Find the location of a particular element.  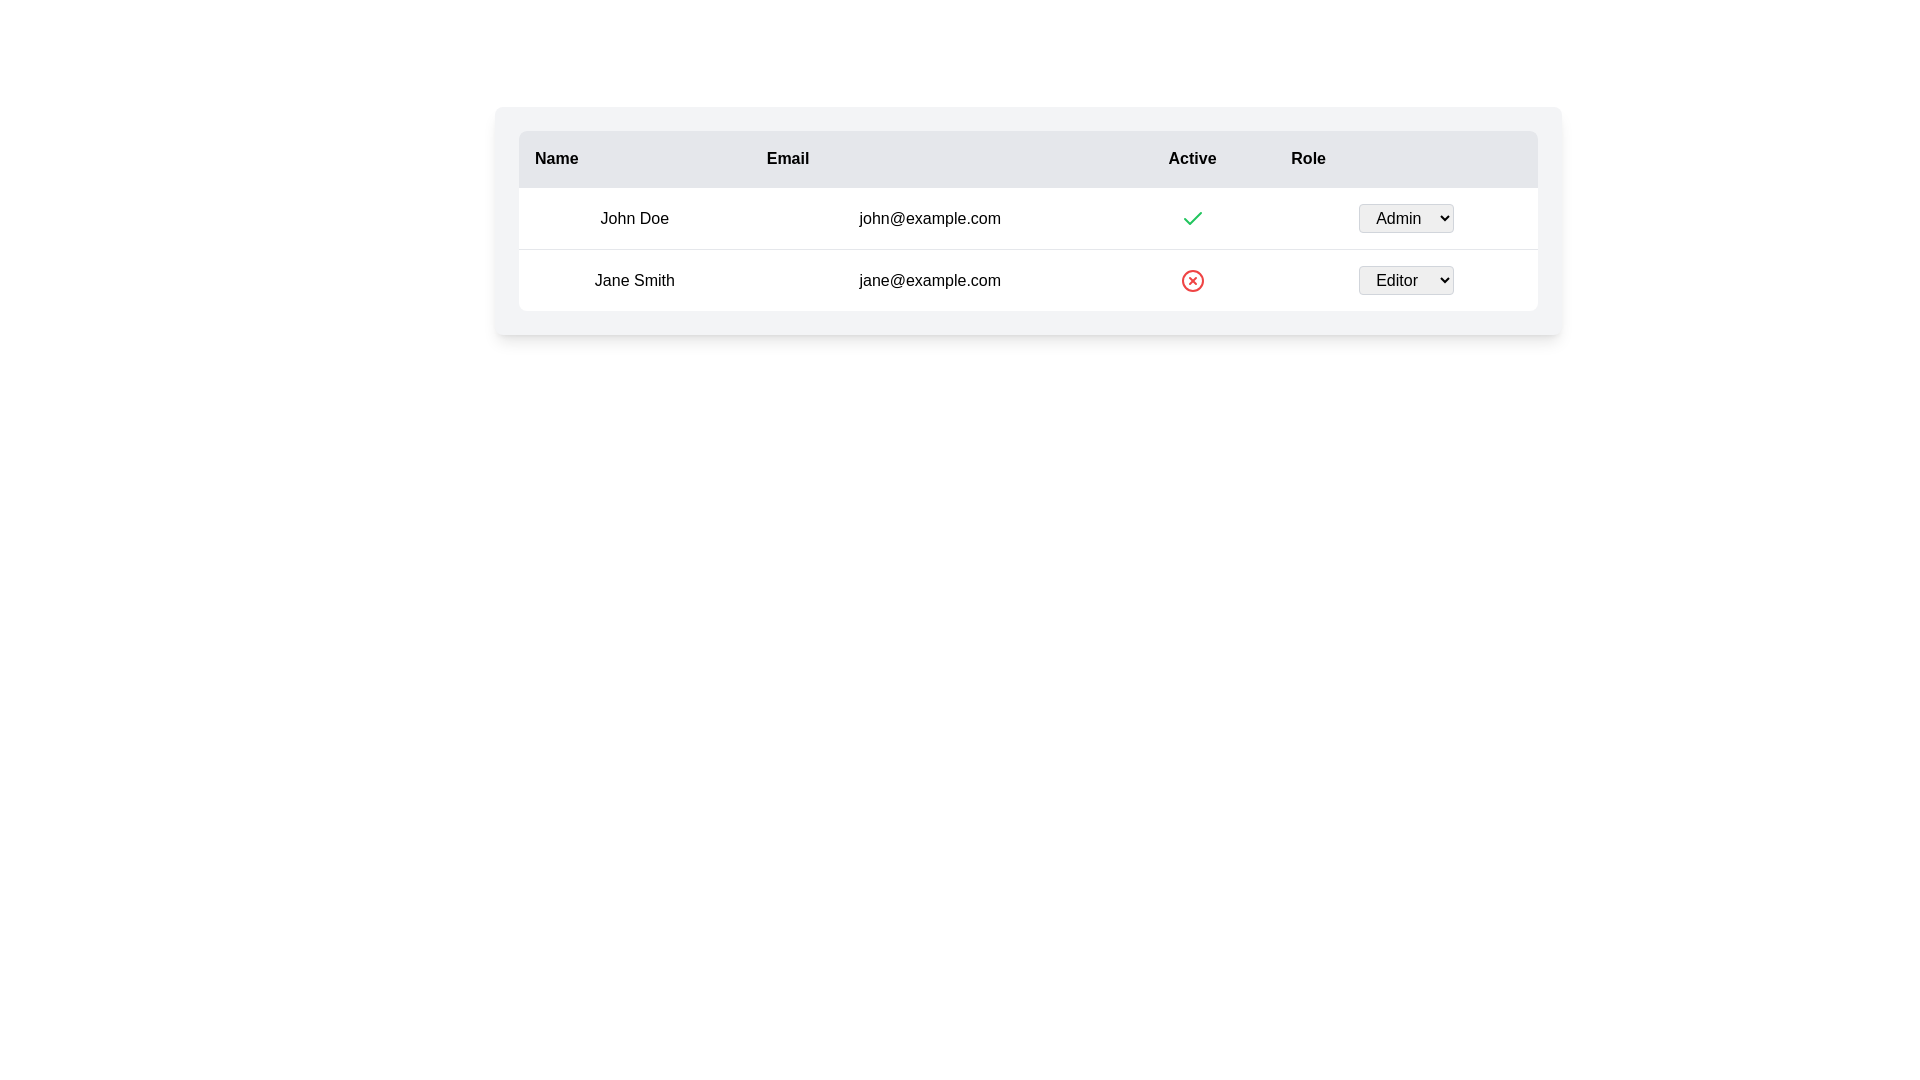

the static text display showing the name 'Jane Smith' located in the second row of the table under the 'Name' column is located at coordinates (633, 280).